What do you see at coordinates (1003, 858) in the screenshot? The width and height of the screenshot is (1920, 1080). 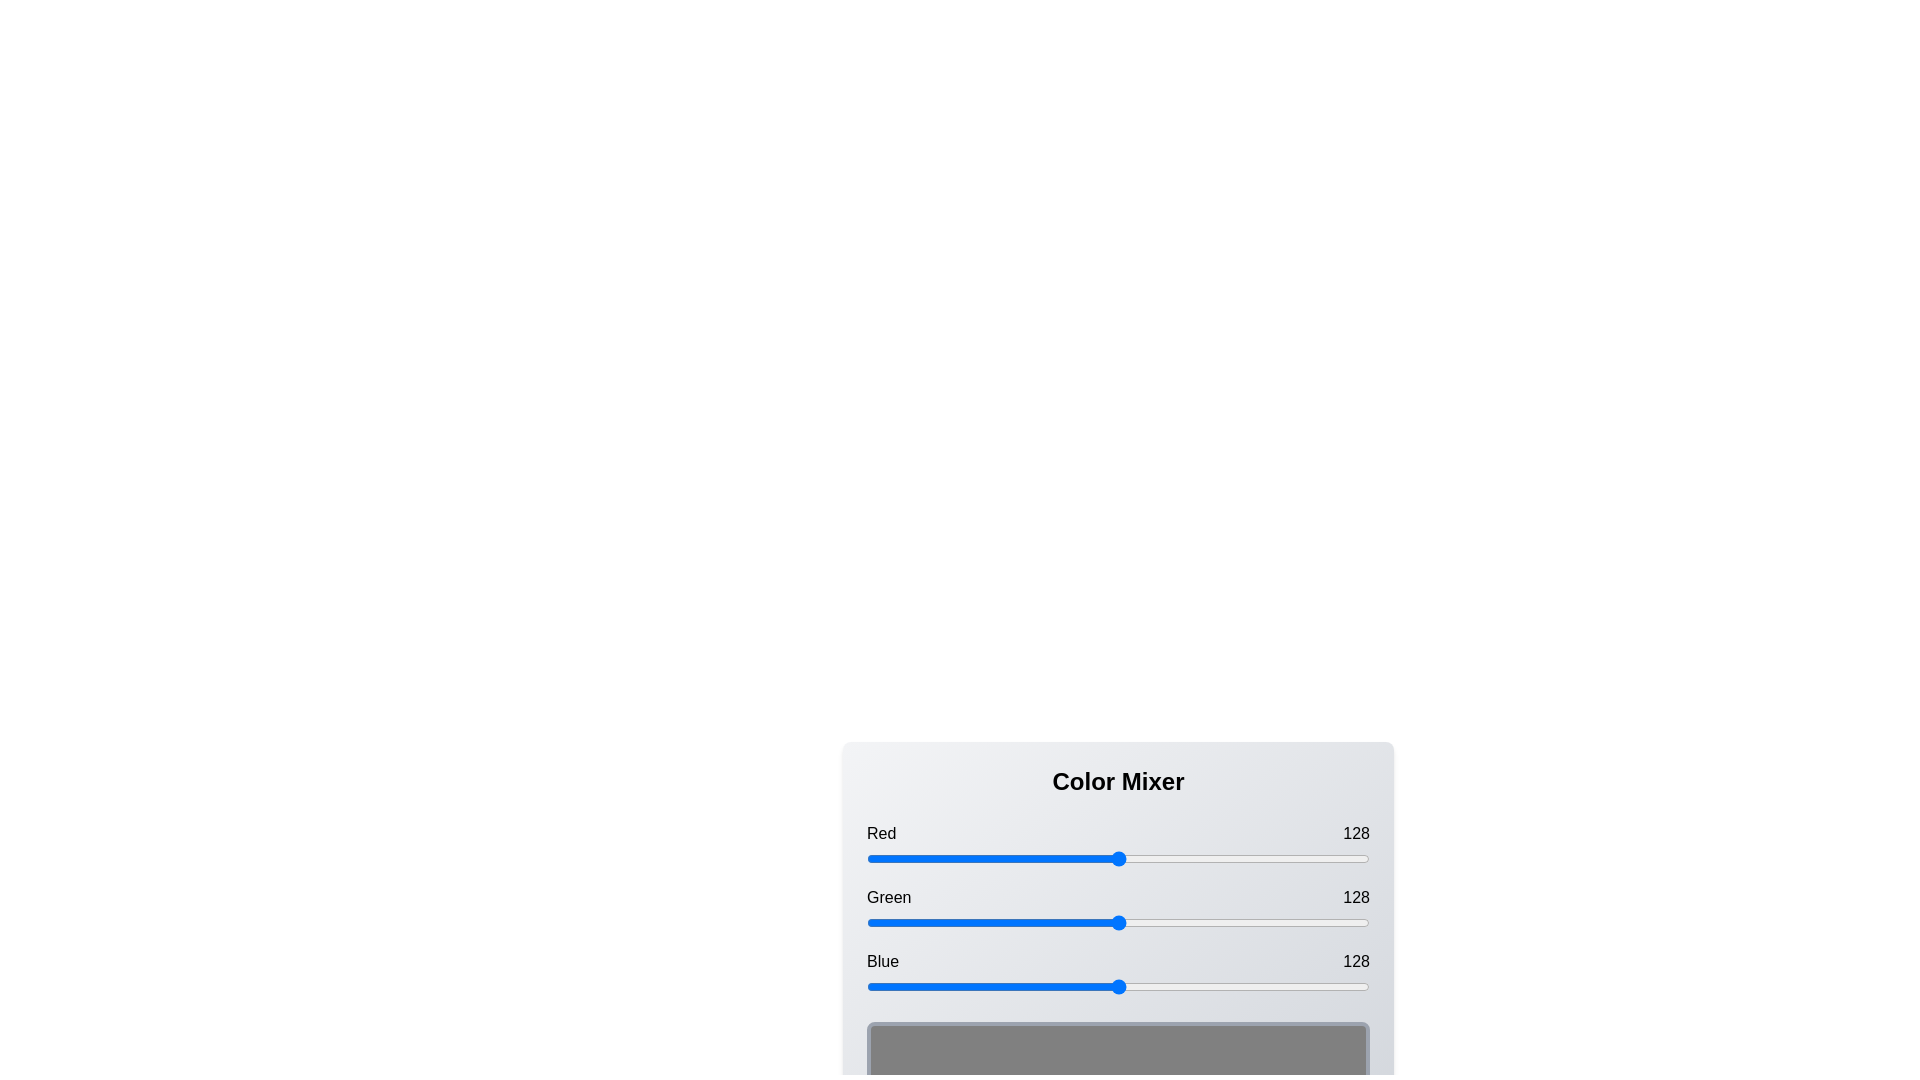 I see `the red slider to 69` at bounding box center [1003, 858].